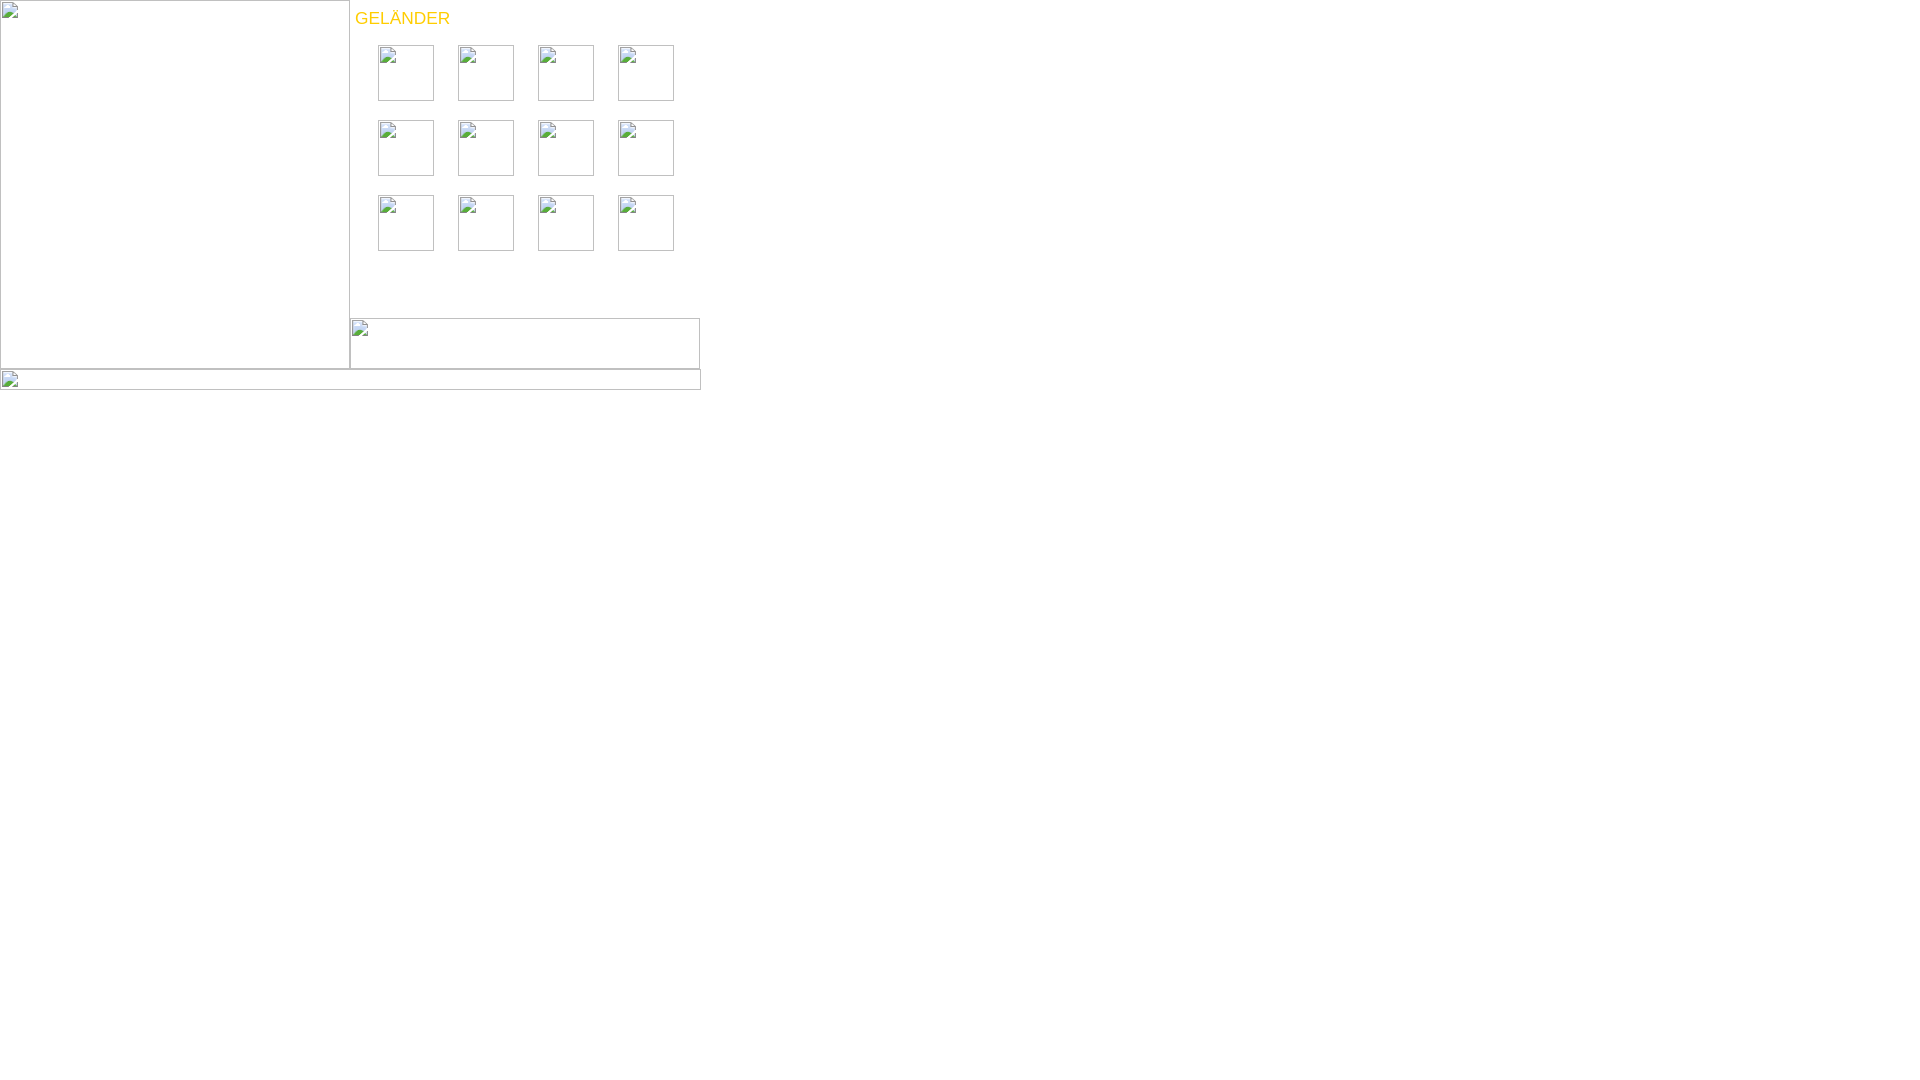 The width and height of the screenshot is (1920, 1080). Describe the element at coordinates (350, 386) in the screenshot. I see `'zum Webmaster'` at that location.